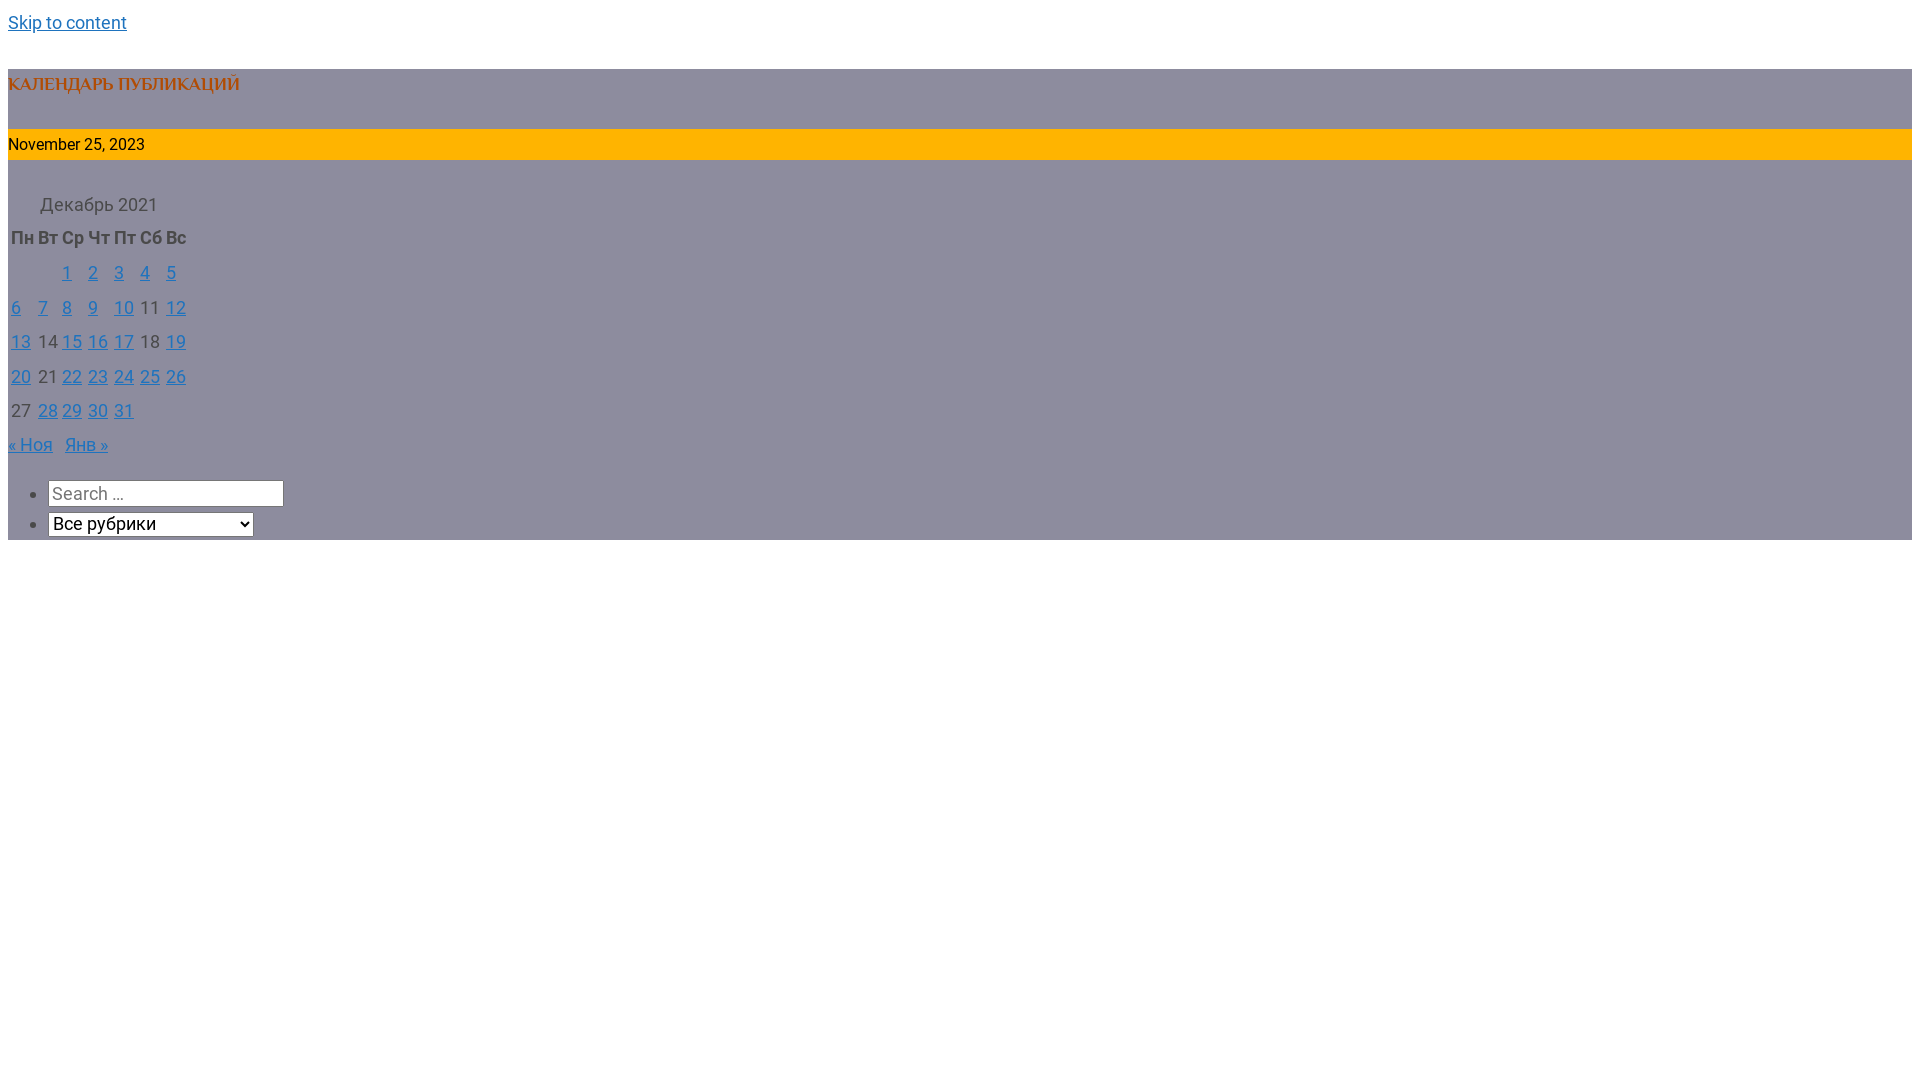  Describe the element at coordinates (72, 376) in the screenshot. I see `'22'` at that location.